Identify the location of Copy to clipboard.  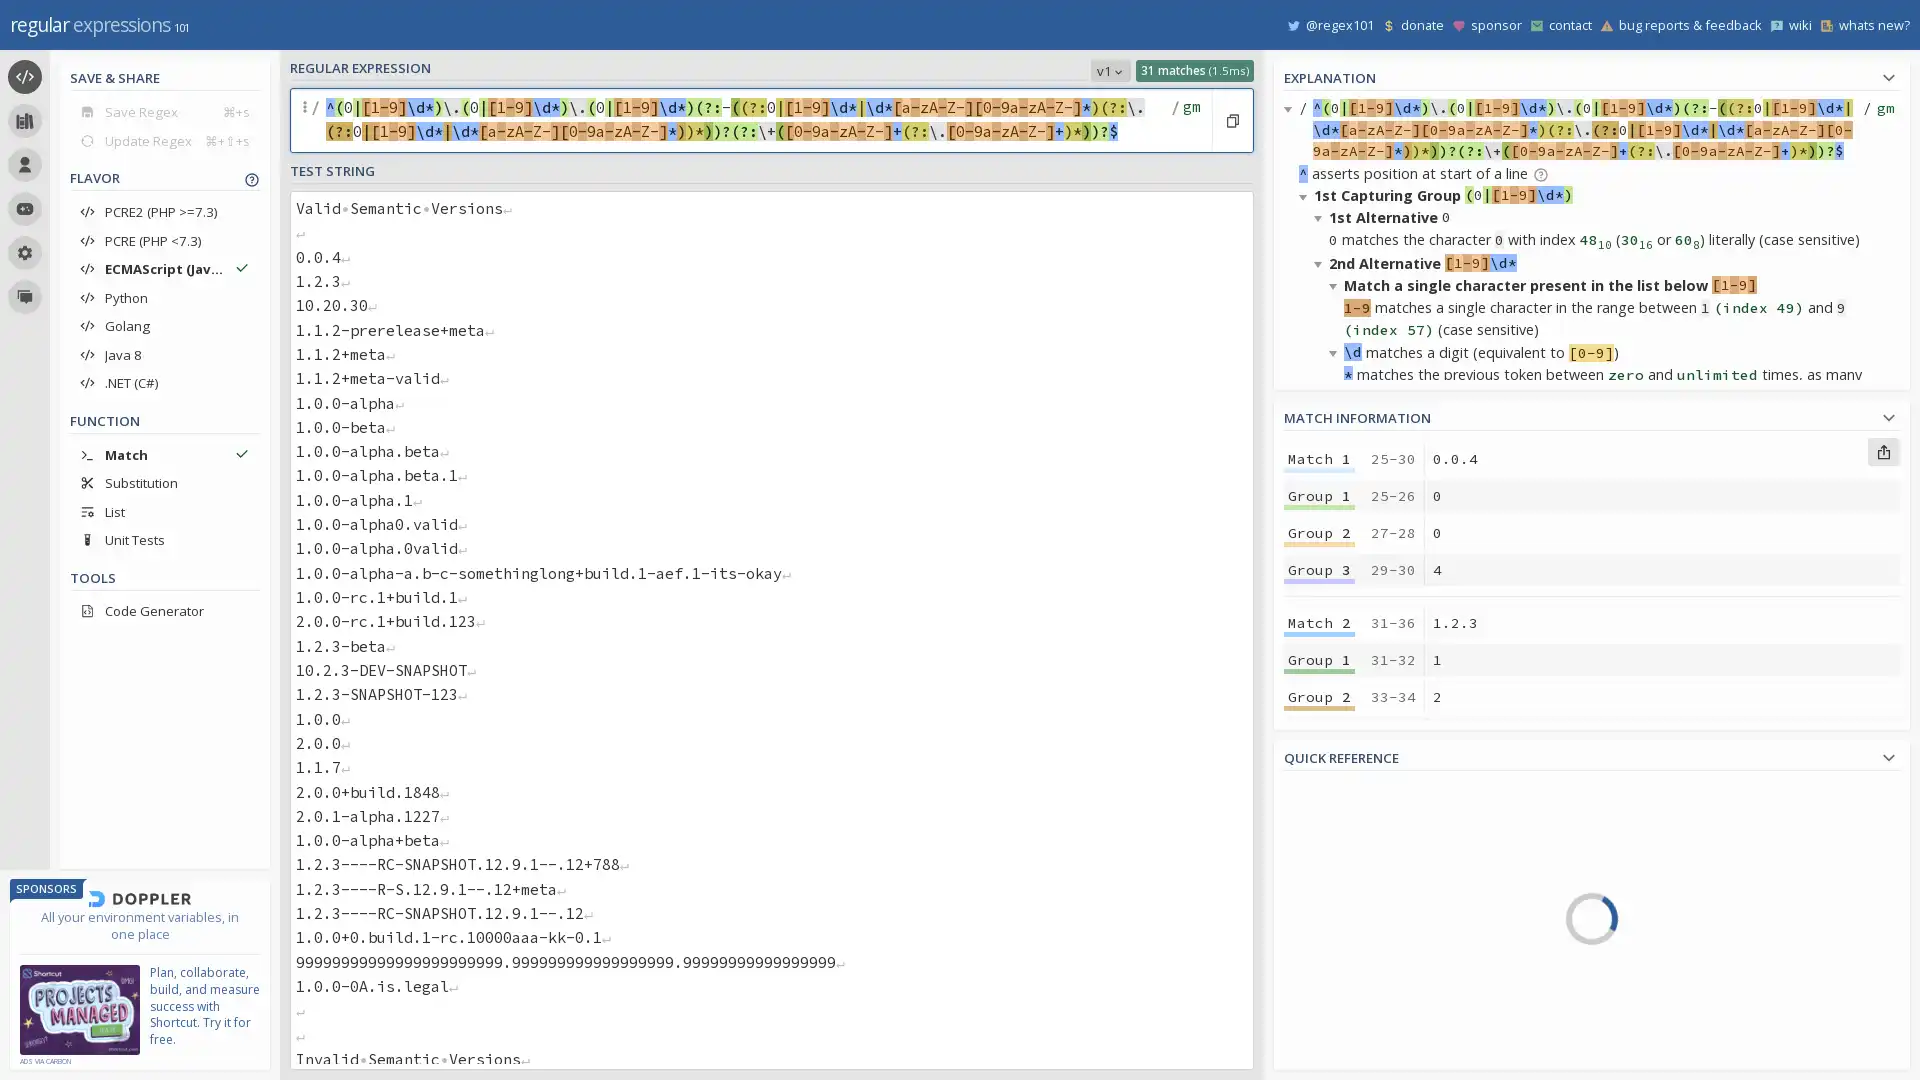
(1231, 120).